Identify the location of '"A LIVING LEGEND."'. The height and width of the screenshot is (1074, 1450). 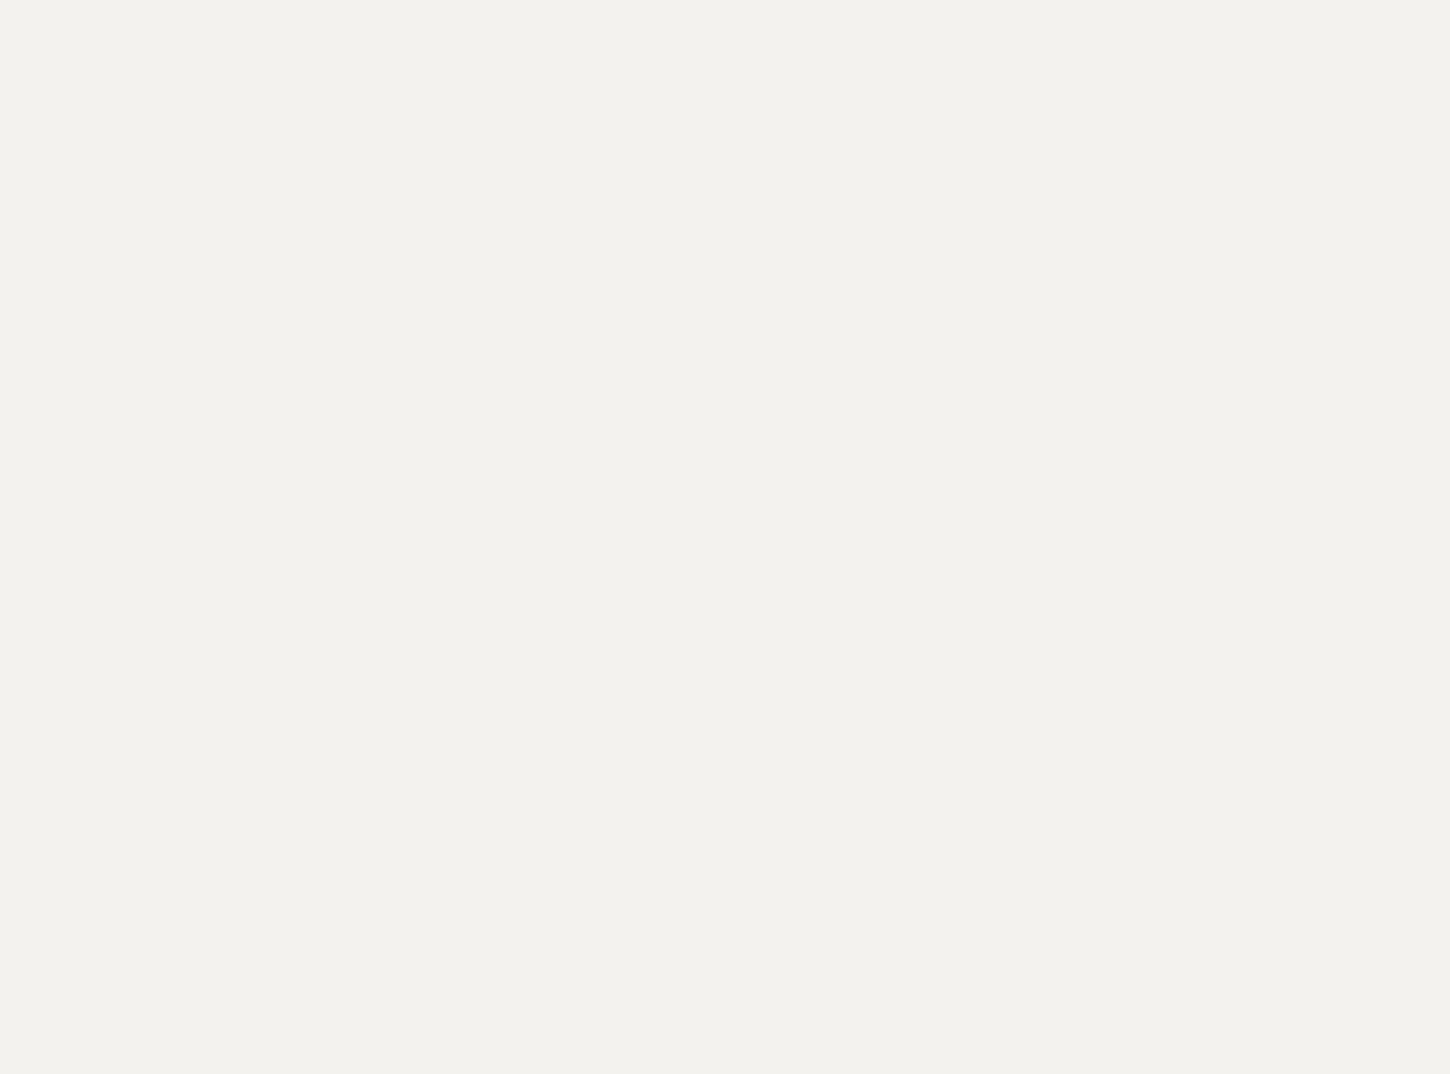
(429, 182).